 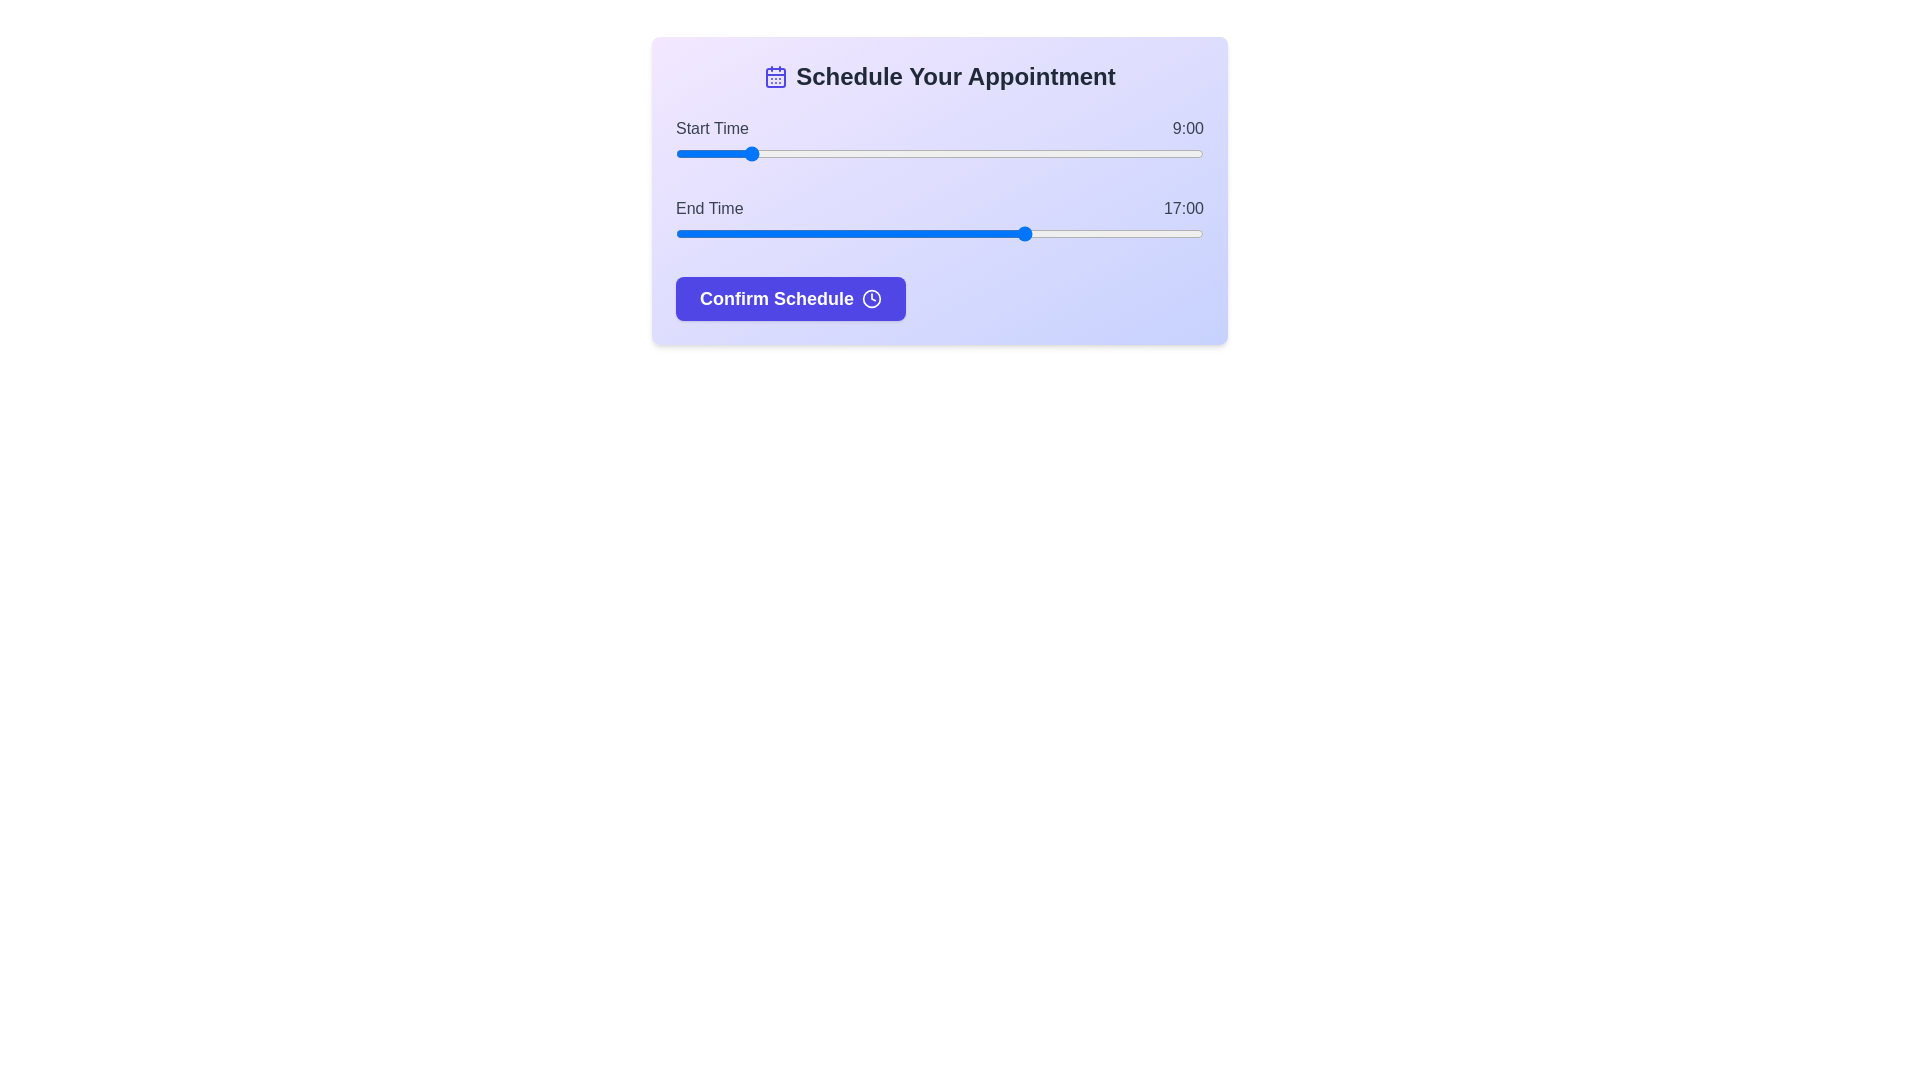 What do you see at coordinates (851, 233) in the screenshot?
I see `the end time slider to 12 hours` at bounding box center [851, 233].